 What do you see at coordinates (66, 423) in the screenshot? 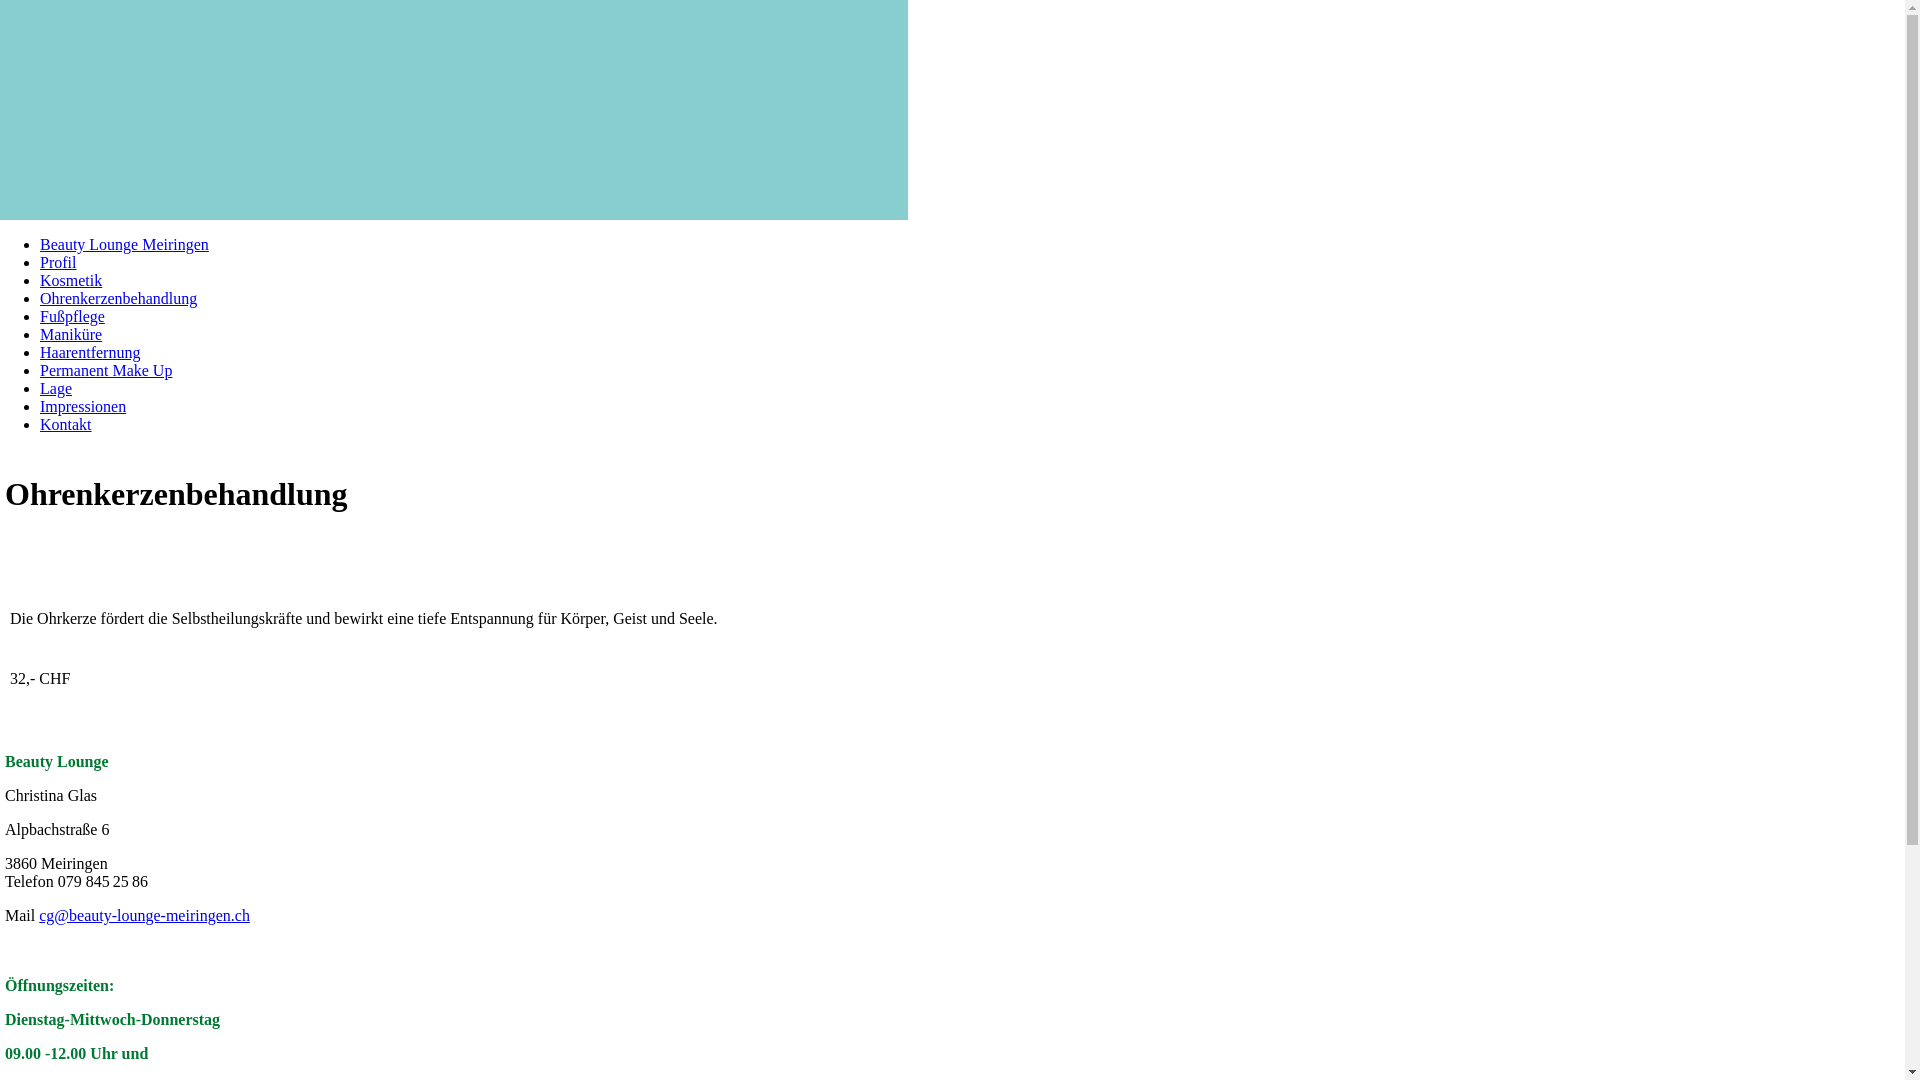
I see `'Kontakt'` at bounding box center [66, 423].